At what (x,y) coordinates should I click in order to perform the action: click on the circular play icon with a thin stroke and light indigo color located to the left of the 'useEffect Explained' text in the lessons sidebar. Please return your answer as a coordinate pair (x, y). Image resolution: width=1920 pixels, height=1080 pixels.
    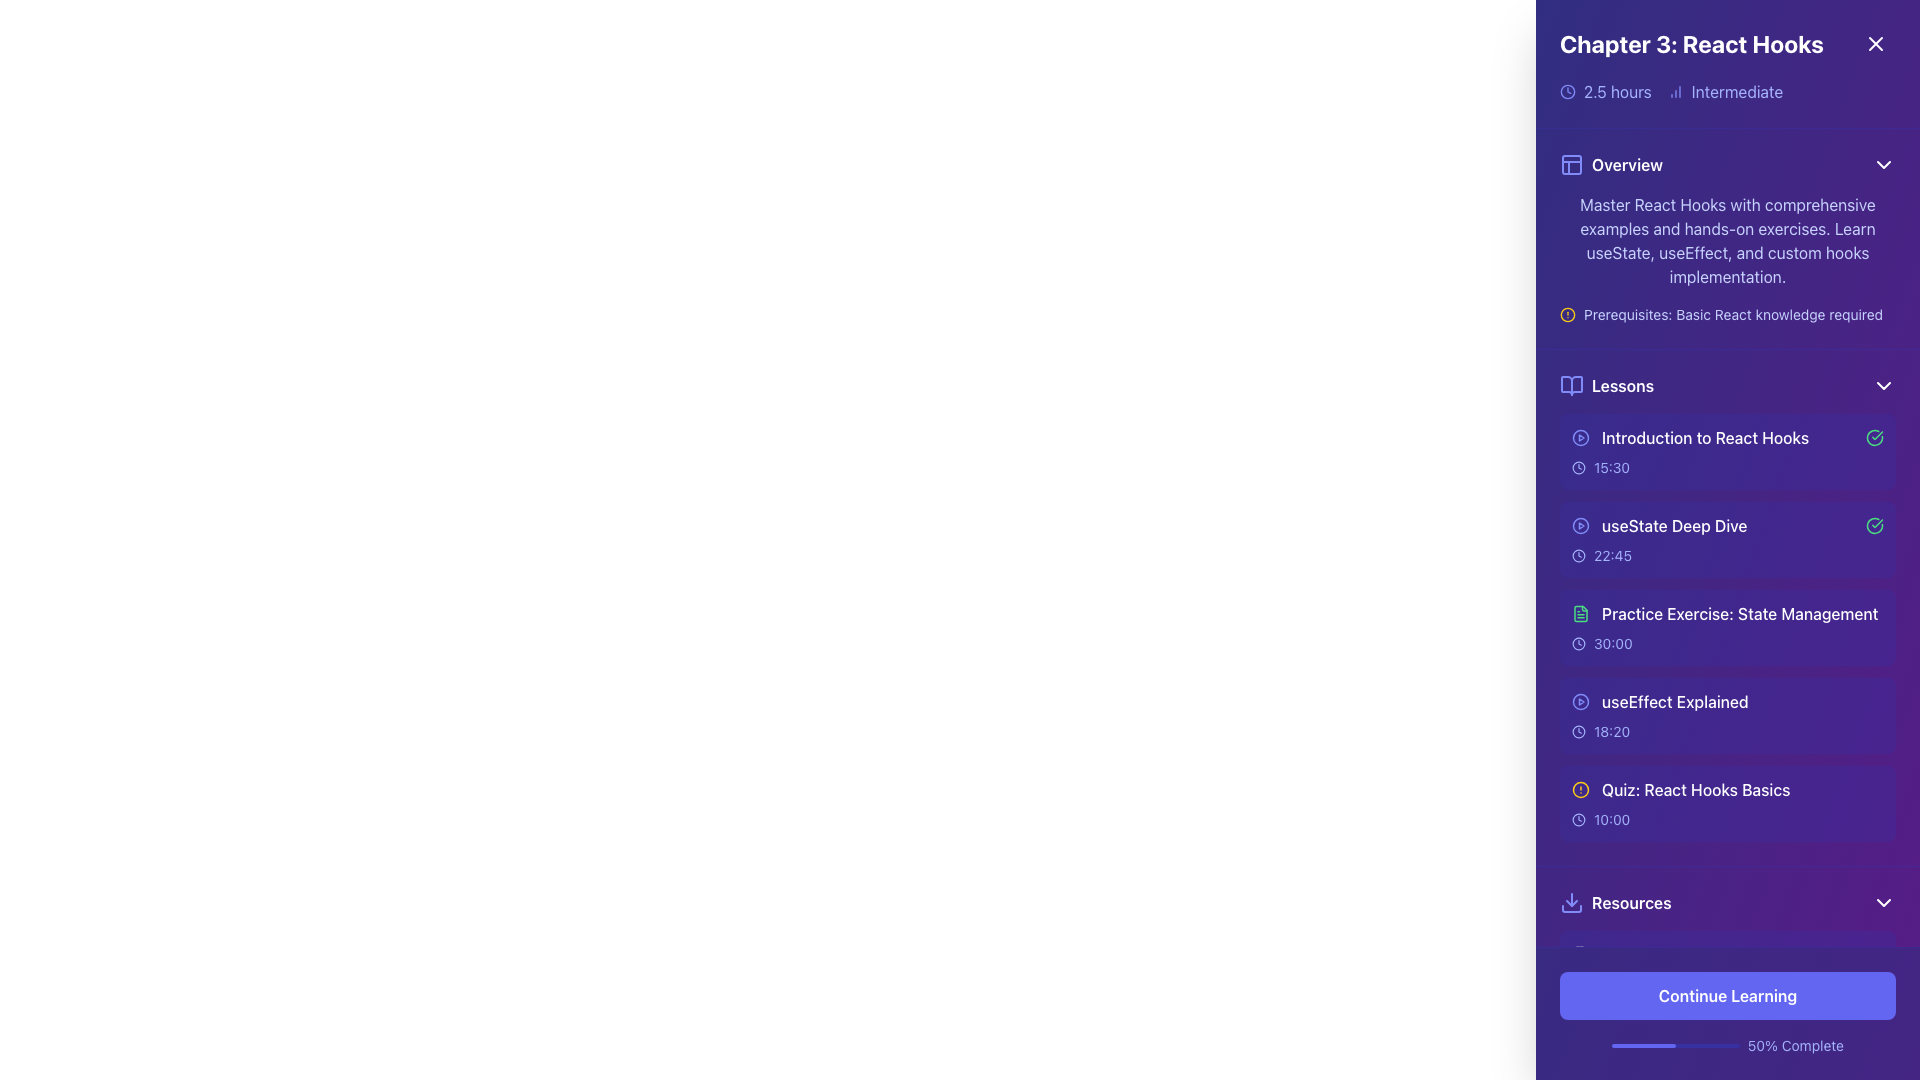
    Looking at the image, I should click on (1579, 701).